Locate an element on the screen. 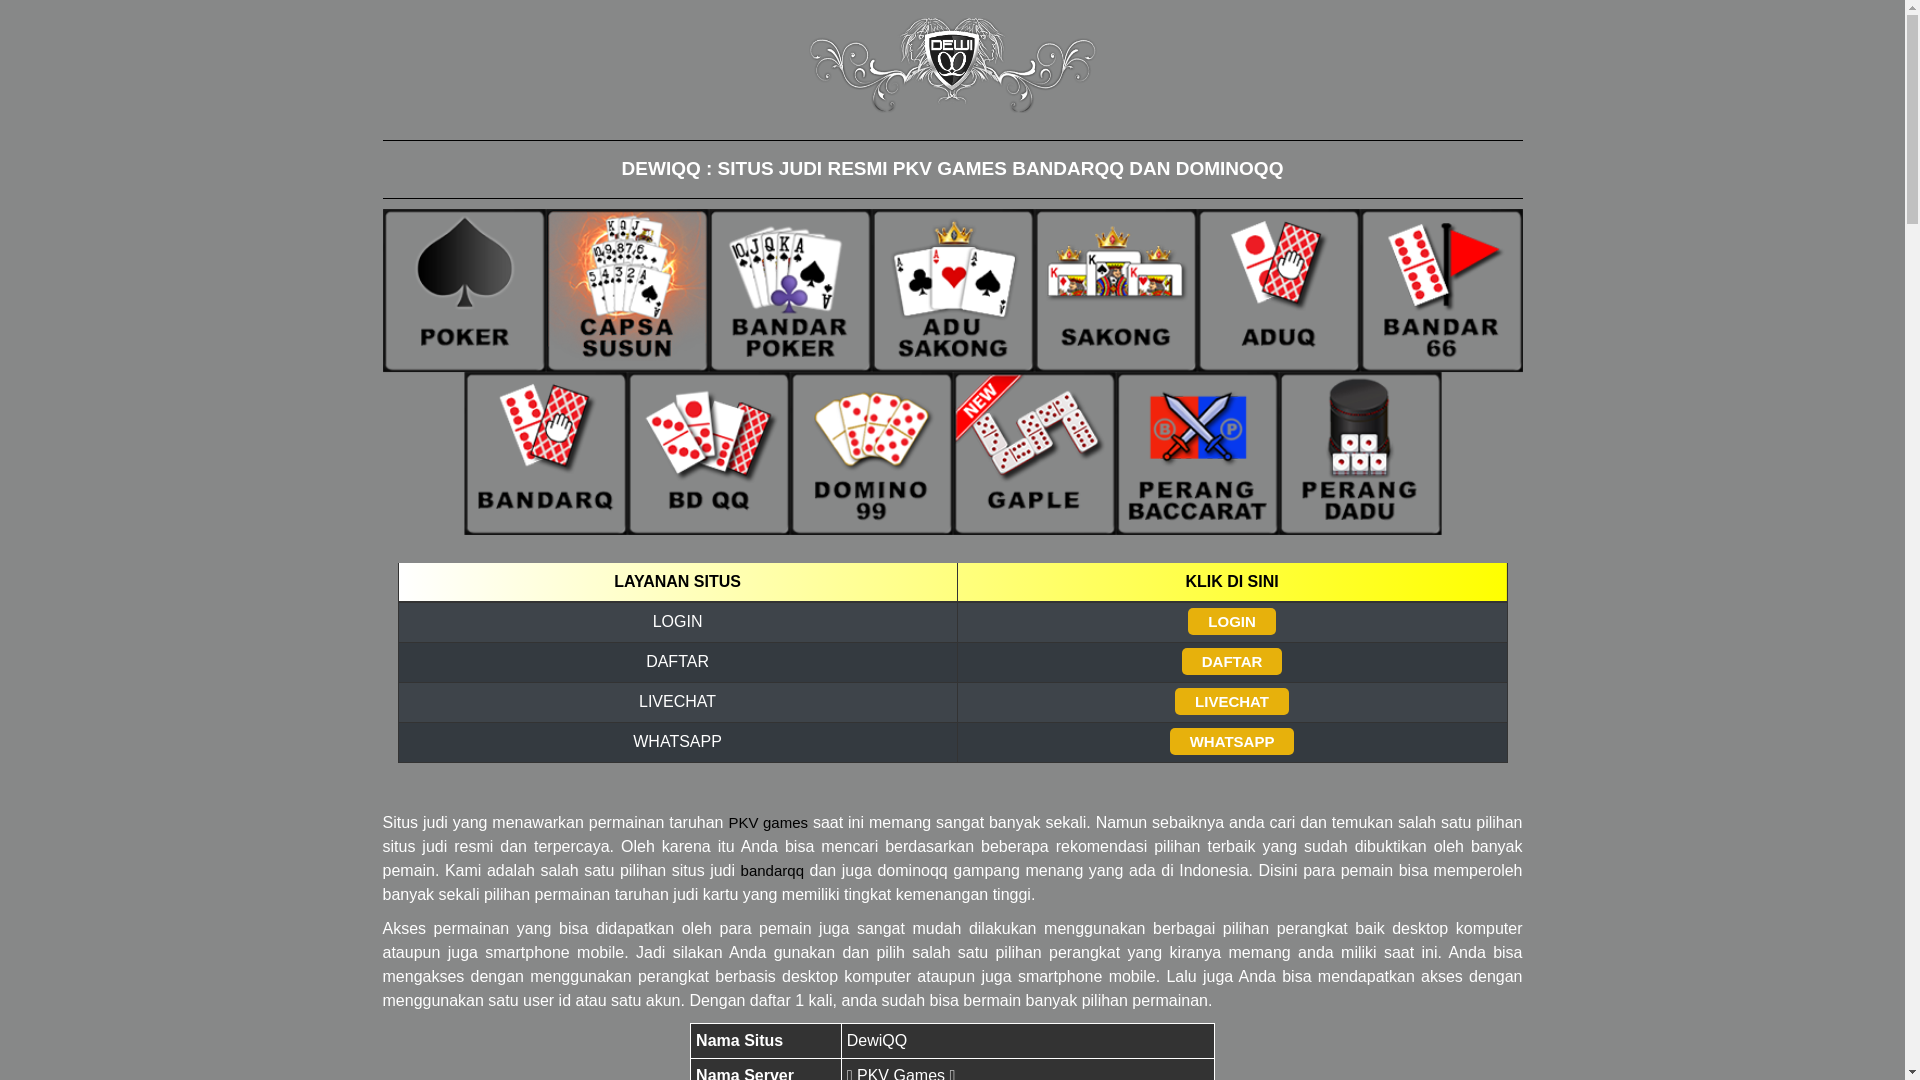 This screenshot has width=1920, height=1080. 'LOGIN' is located at coordinates (1231, 620).